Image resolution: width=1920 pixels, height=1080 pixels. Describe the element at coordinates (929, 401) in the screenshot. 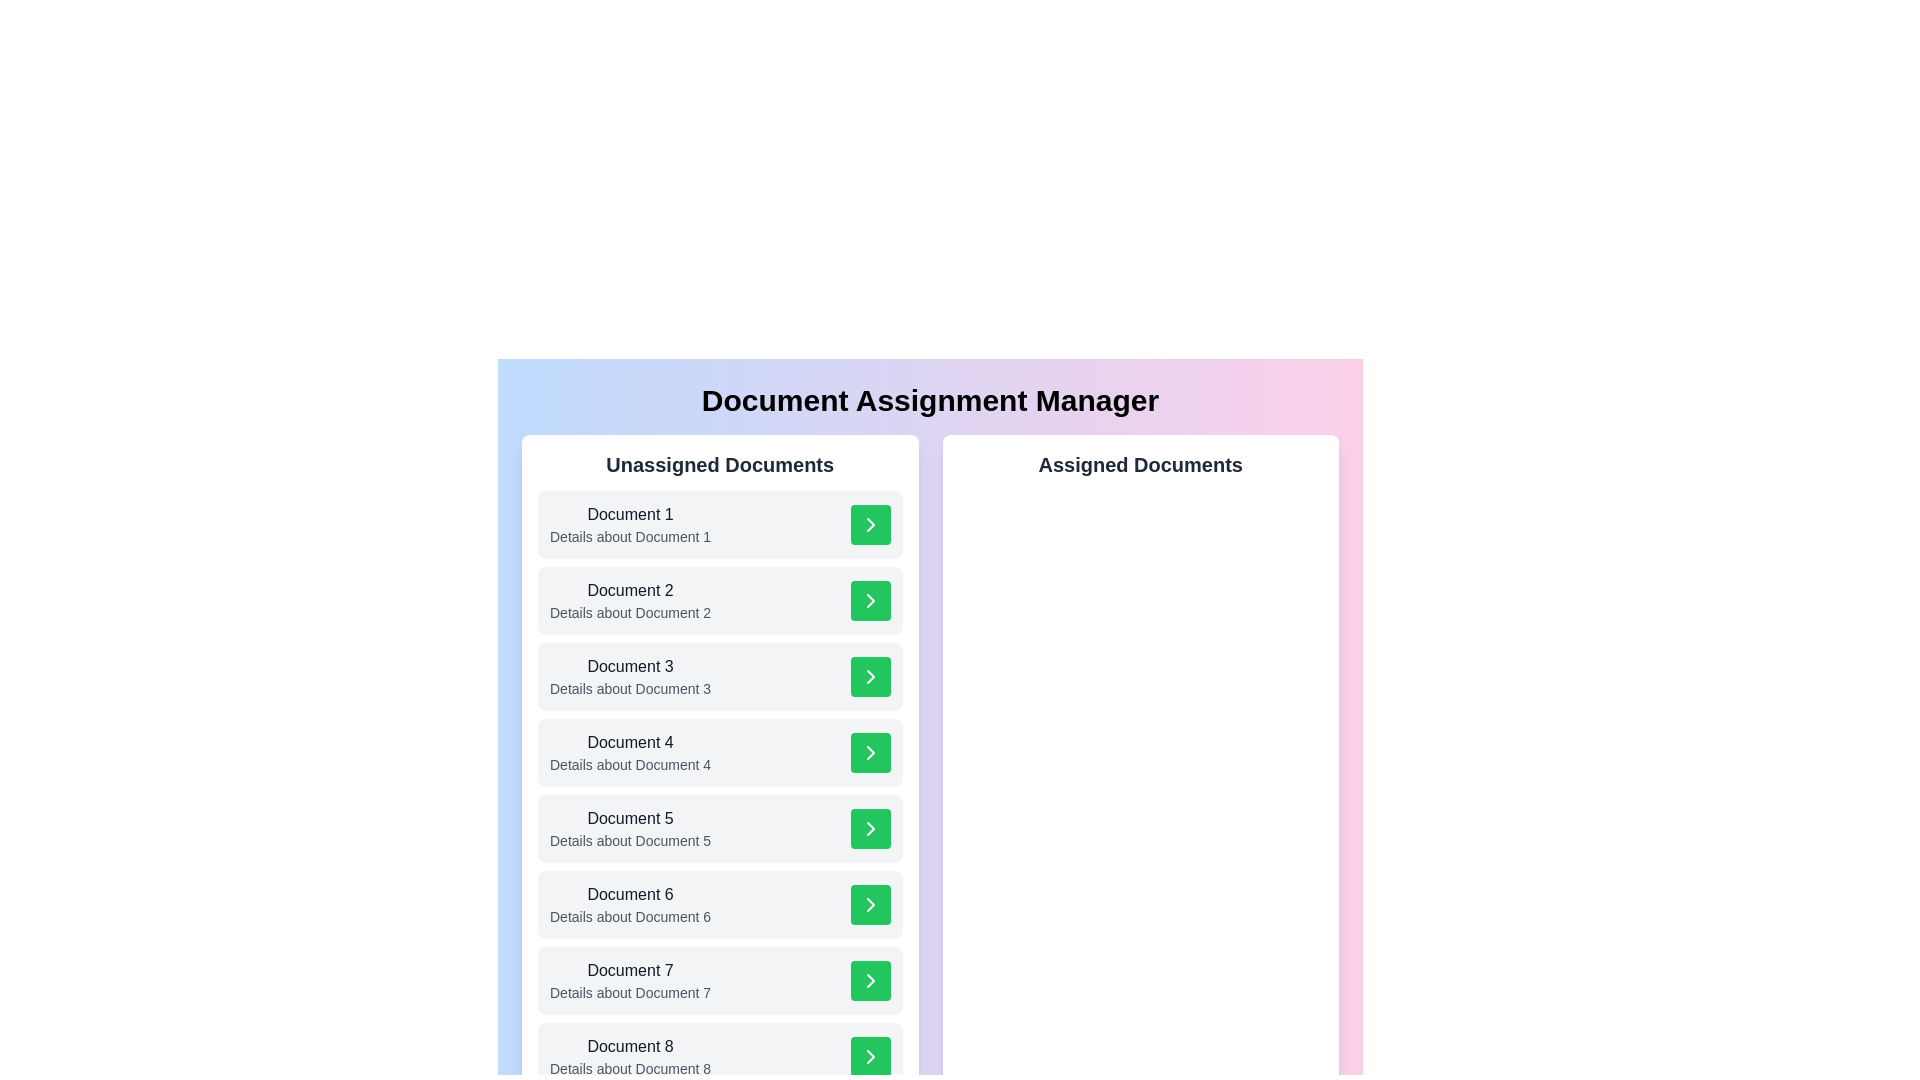

I see `the 'Document Assignment Manager' header, which is centrally aligned at the top of its section with a gradient background from blue to pink` at that location.